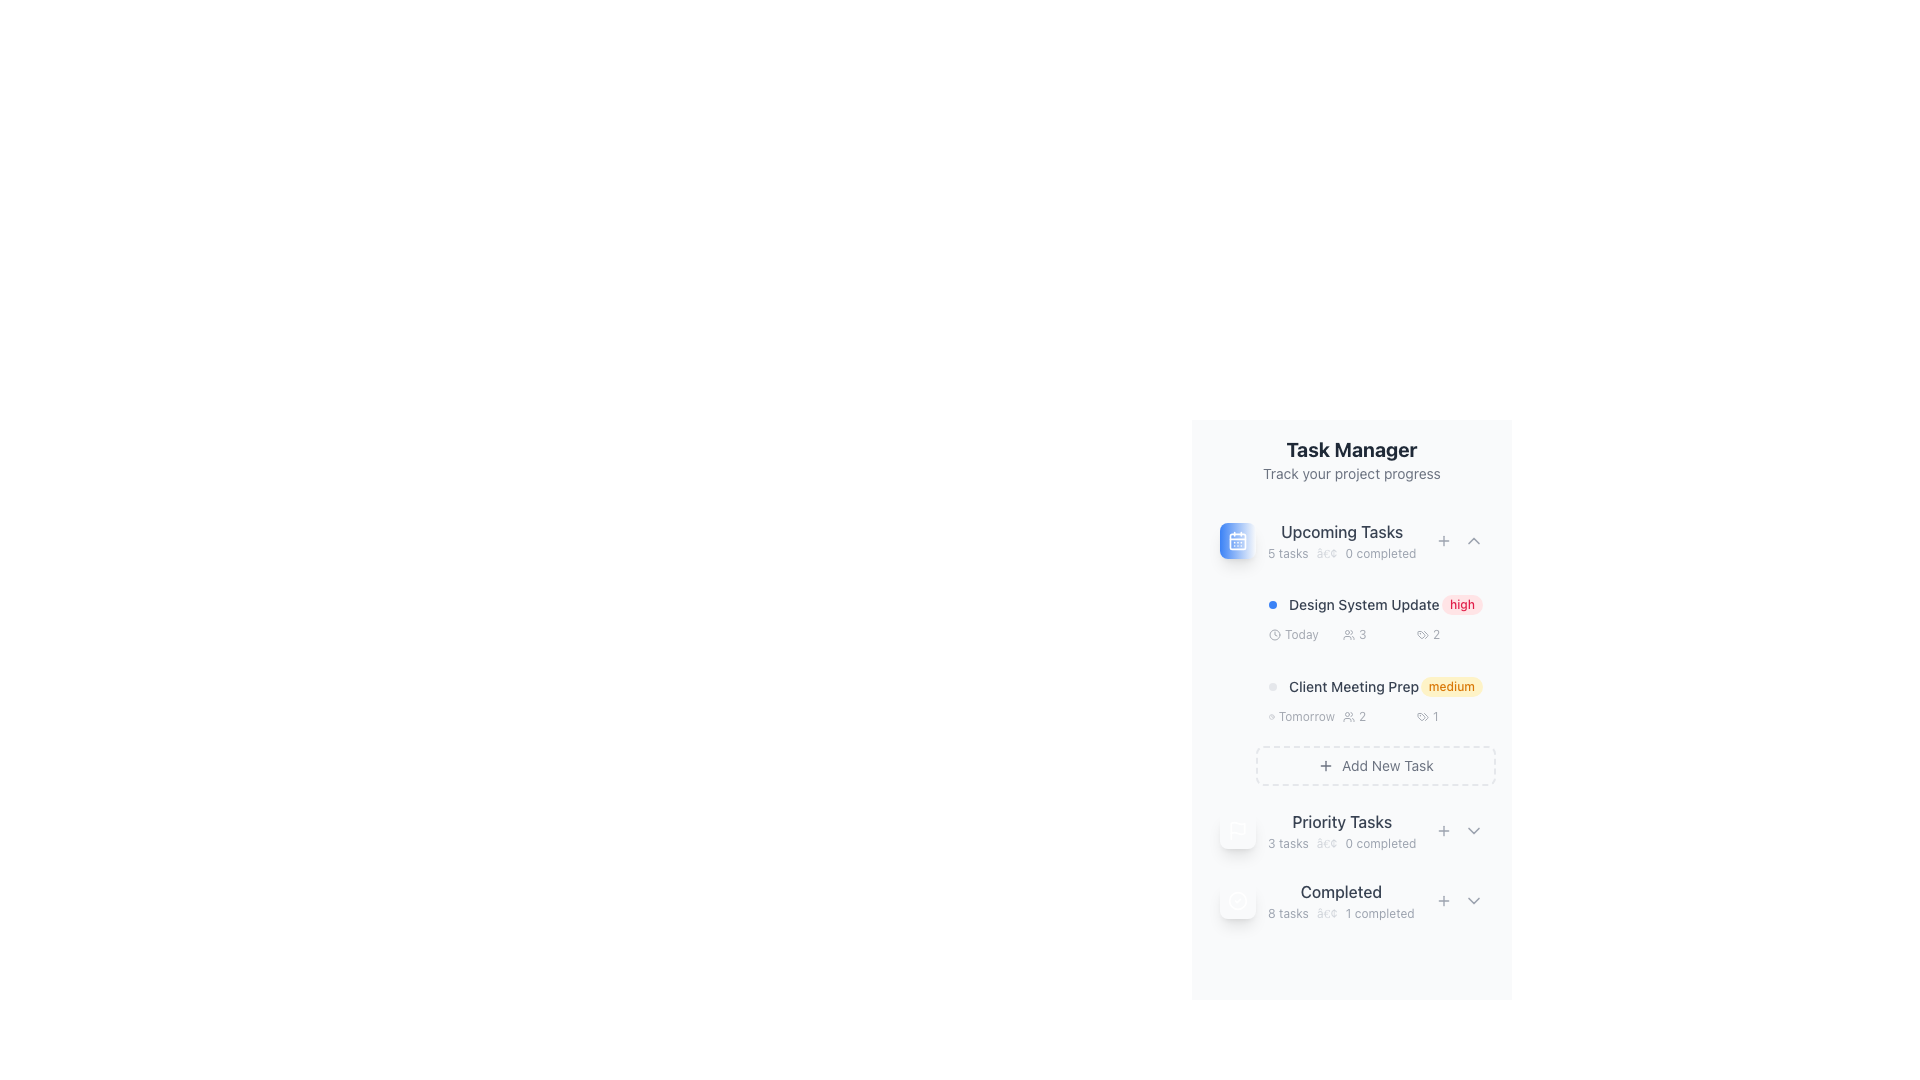 The image size is (1920, 1080). What do you see at coordinates (1375, 685) in the screenshot?
I see `the Task item labeled 'Client Meeting Prep' with a priority badge indicating 'medium'` at bounding box center [1375, 685].